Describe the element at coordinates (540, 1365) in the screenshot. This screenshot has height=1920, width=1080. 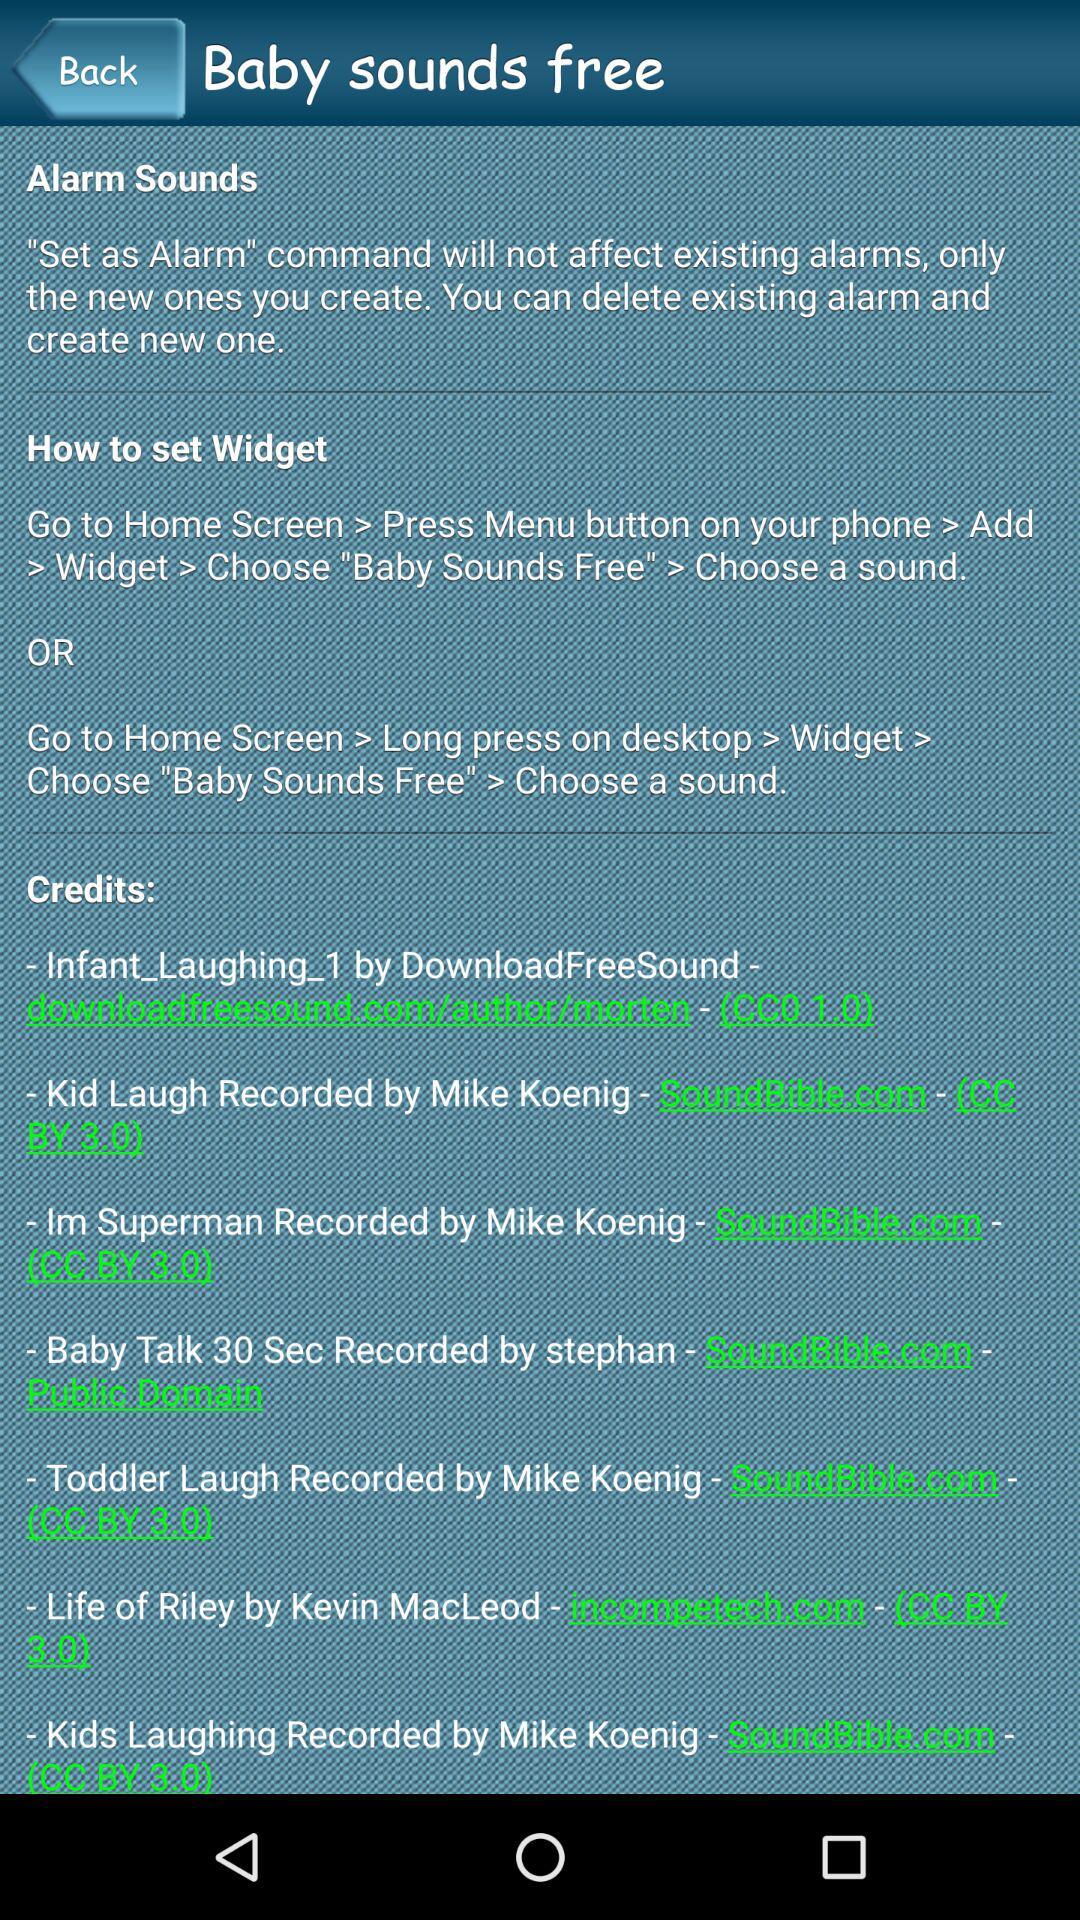
I see `item below credits: app` at that location.